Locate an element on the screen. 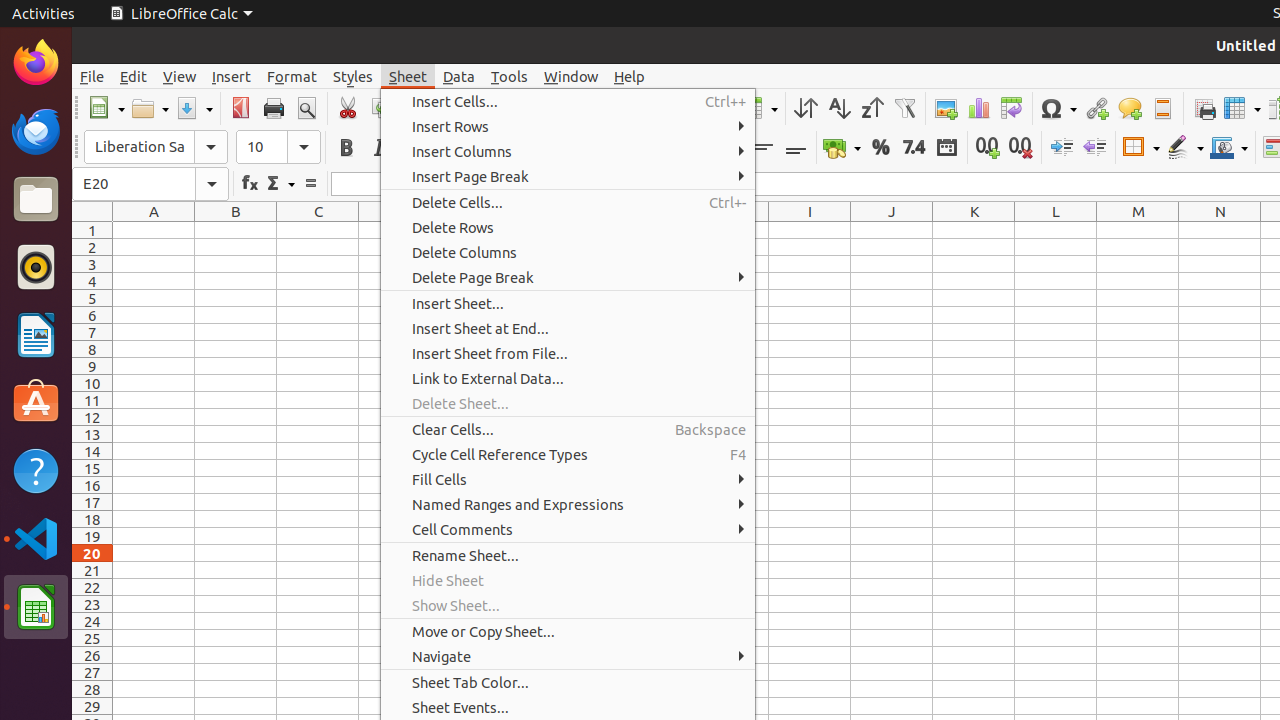  'Cut' is located at coordinates (347, 108).